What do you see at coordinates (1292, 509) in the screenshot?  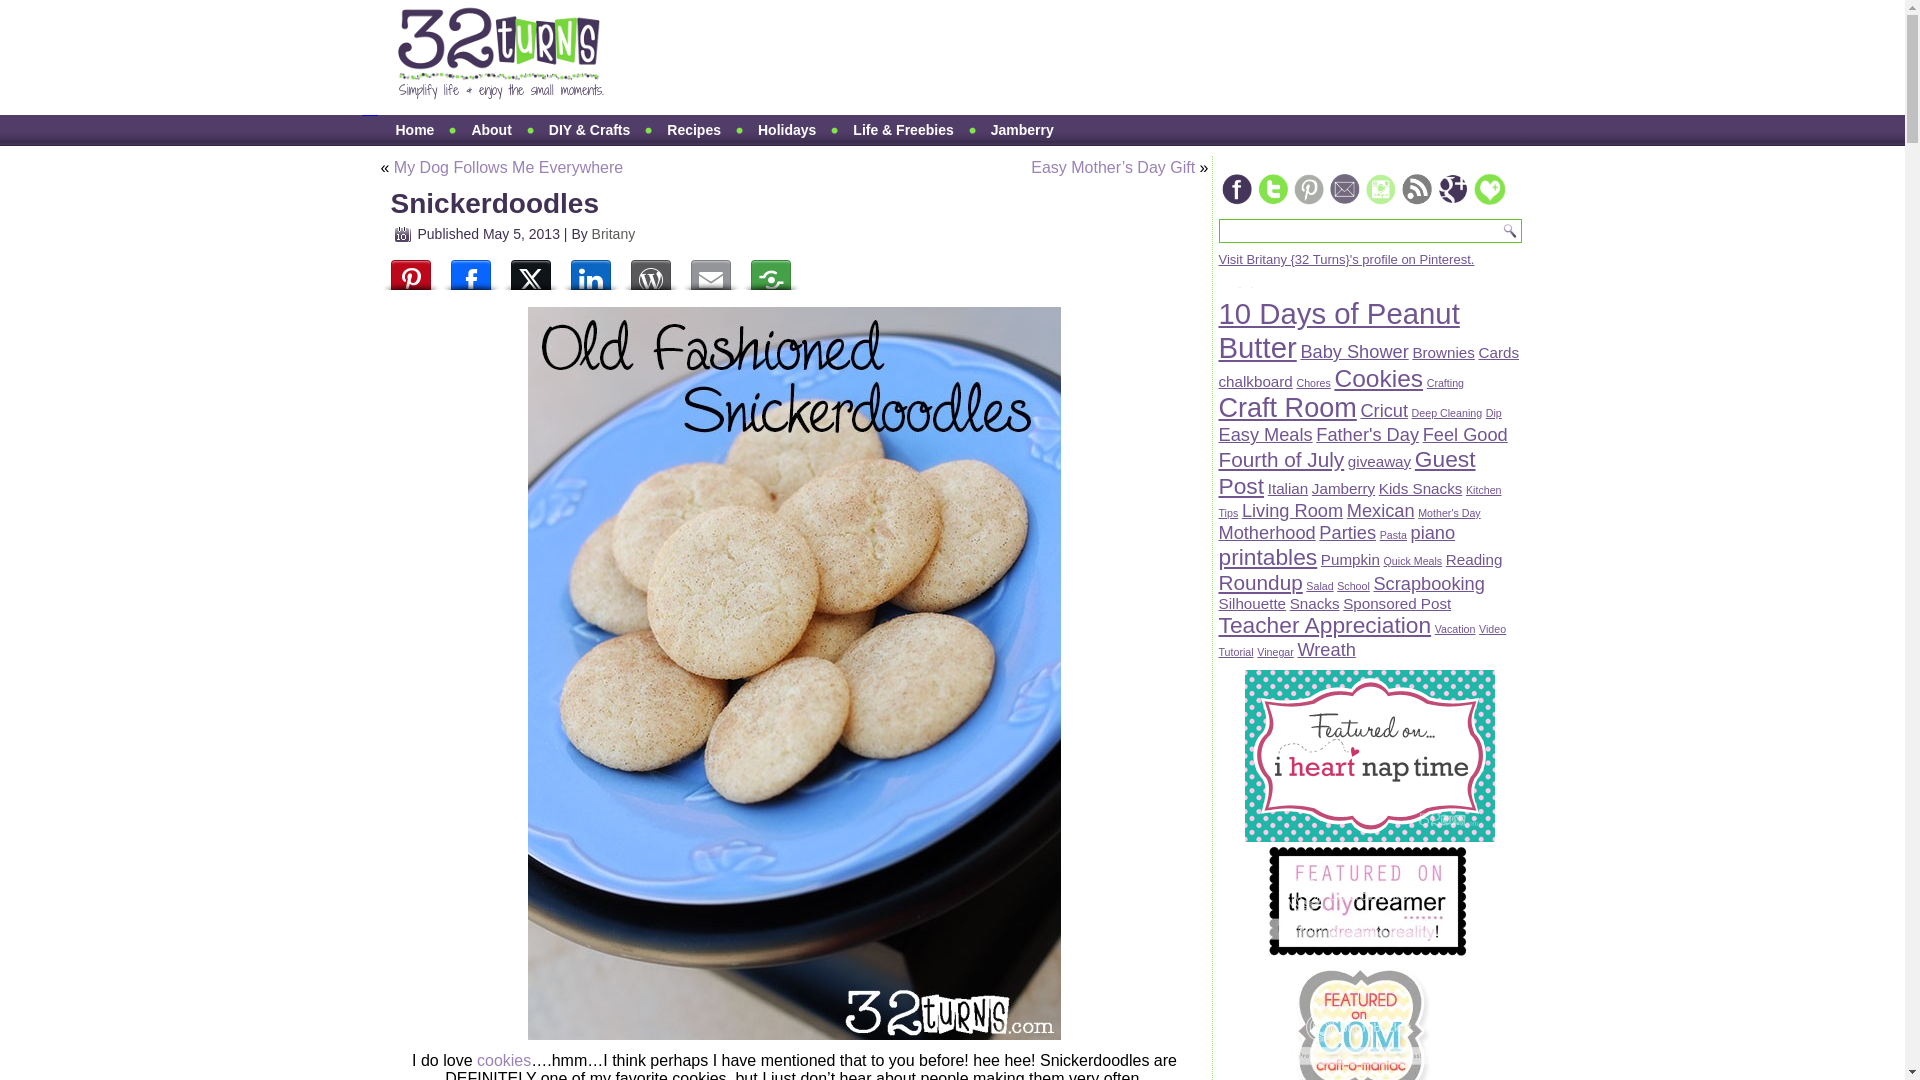 I see `'Living Room'` at bounding box center [1292, 509].